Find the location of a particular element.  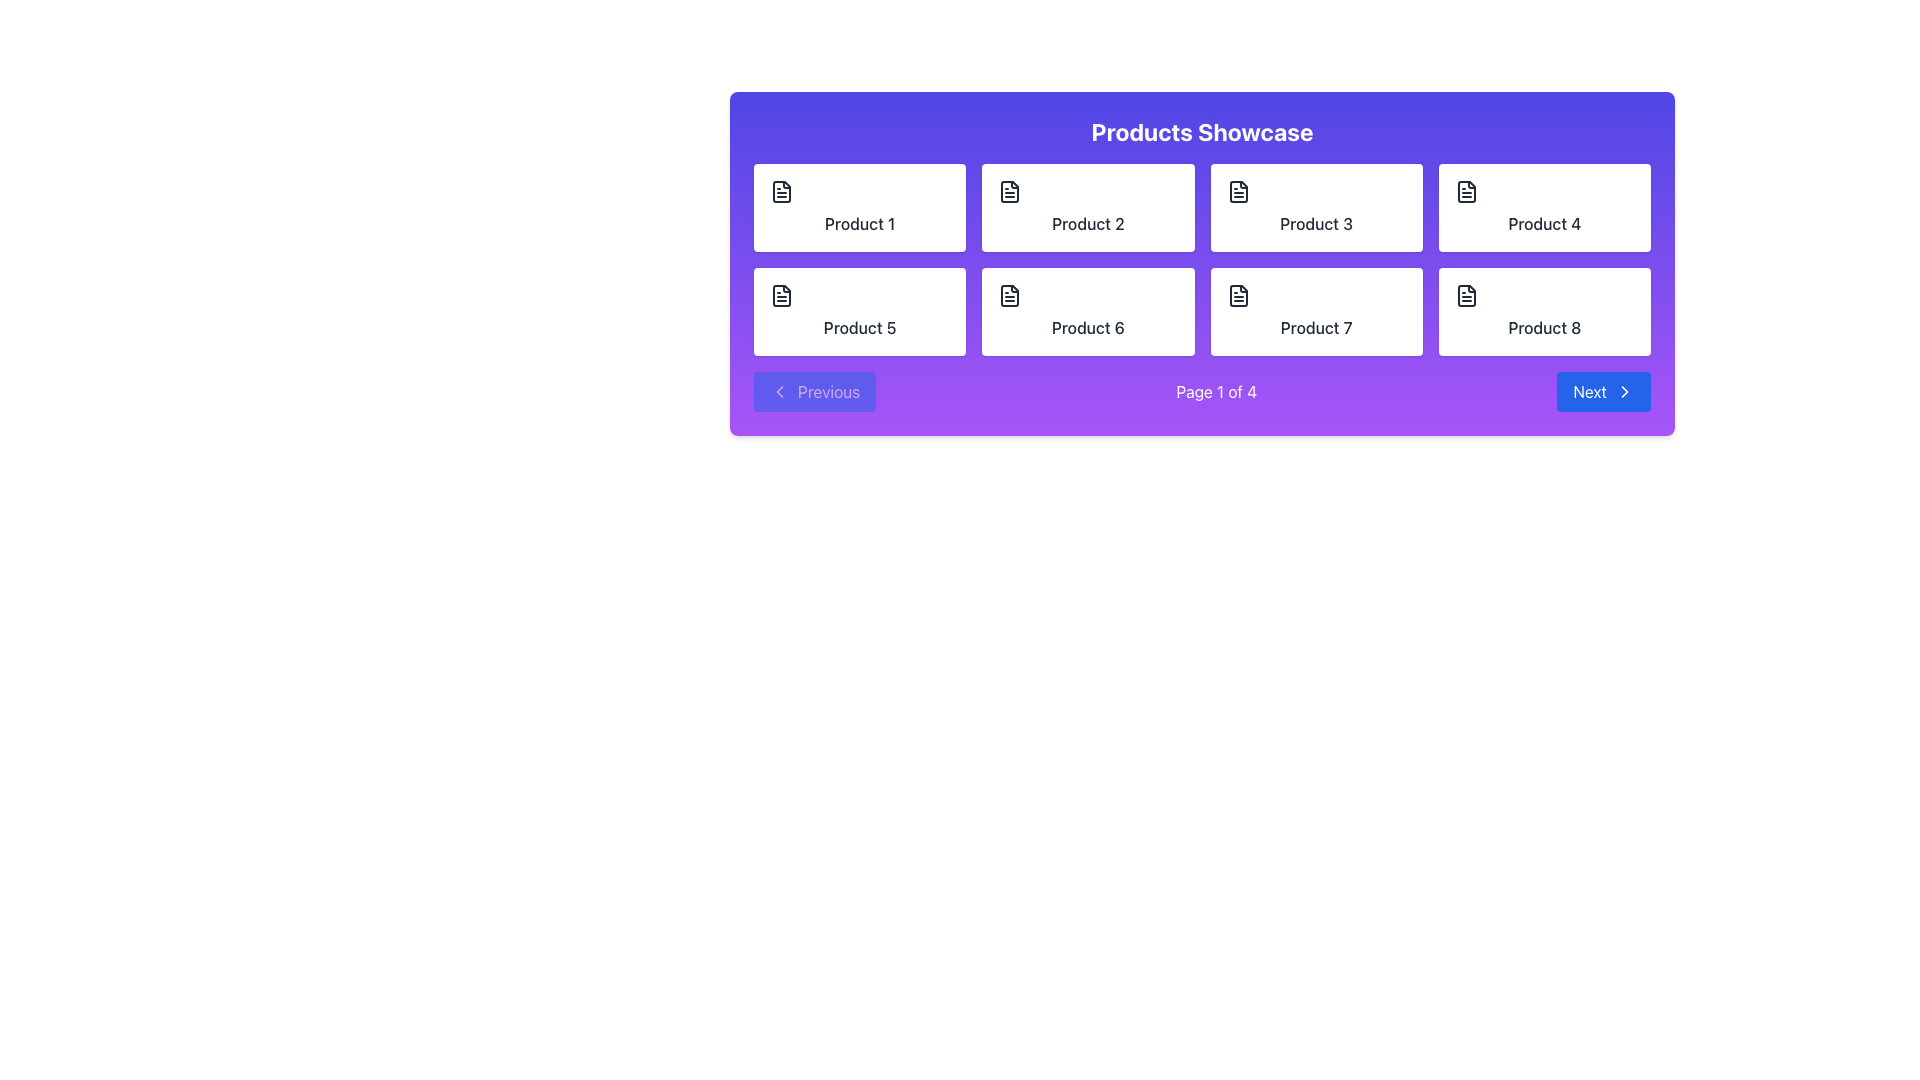

the icon related to 'Product 5' located in the second row, first column of the grid in the product showcase, above the text 'Product 5' is located at coordinates (781, 296).